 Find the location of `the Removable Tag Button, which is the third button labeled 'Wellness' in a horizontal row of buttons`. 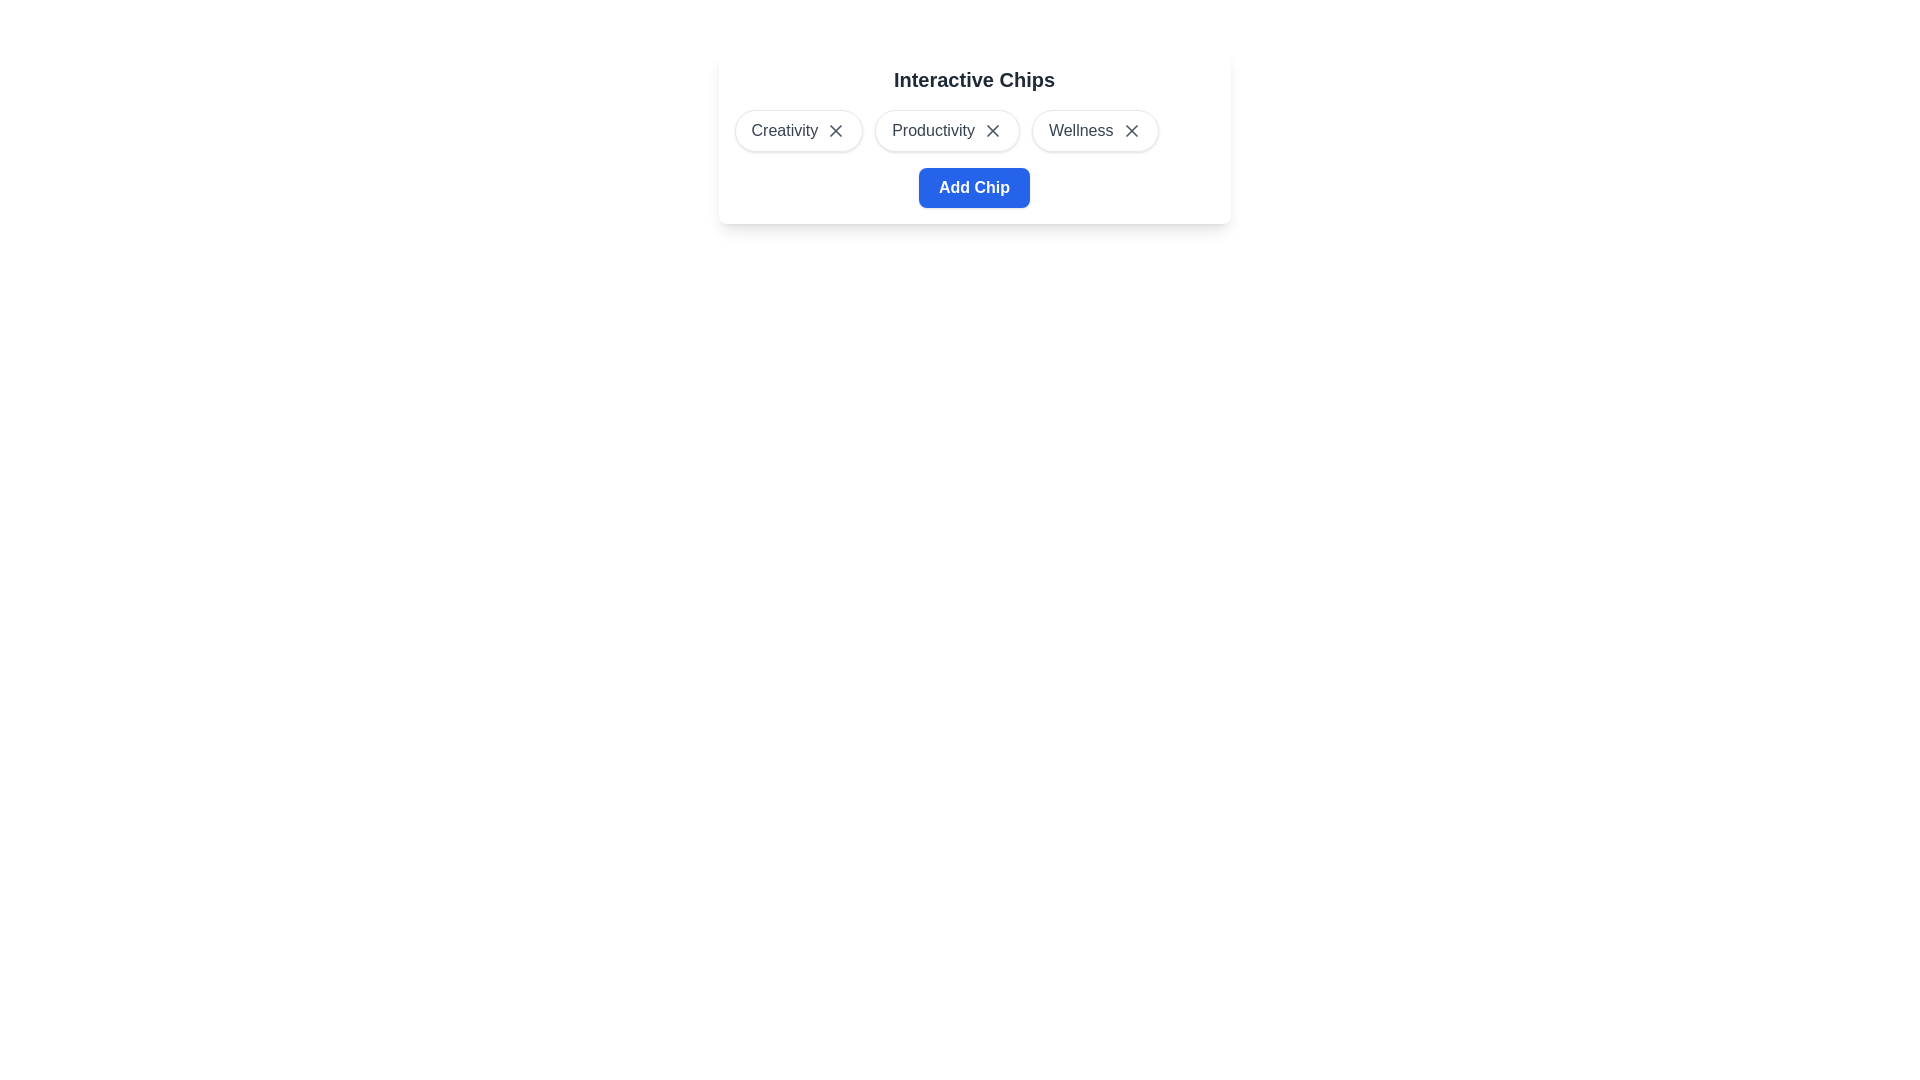

the Removable Tag Button, which is the third button labeled 'Wellness' in a horizontal row of buttons is located at coordinates (1094, 131).